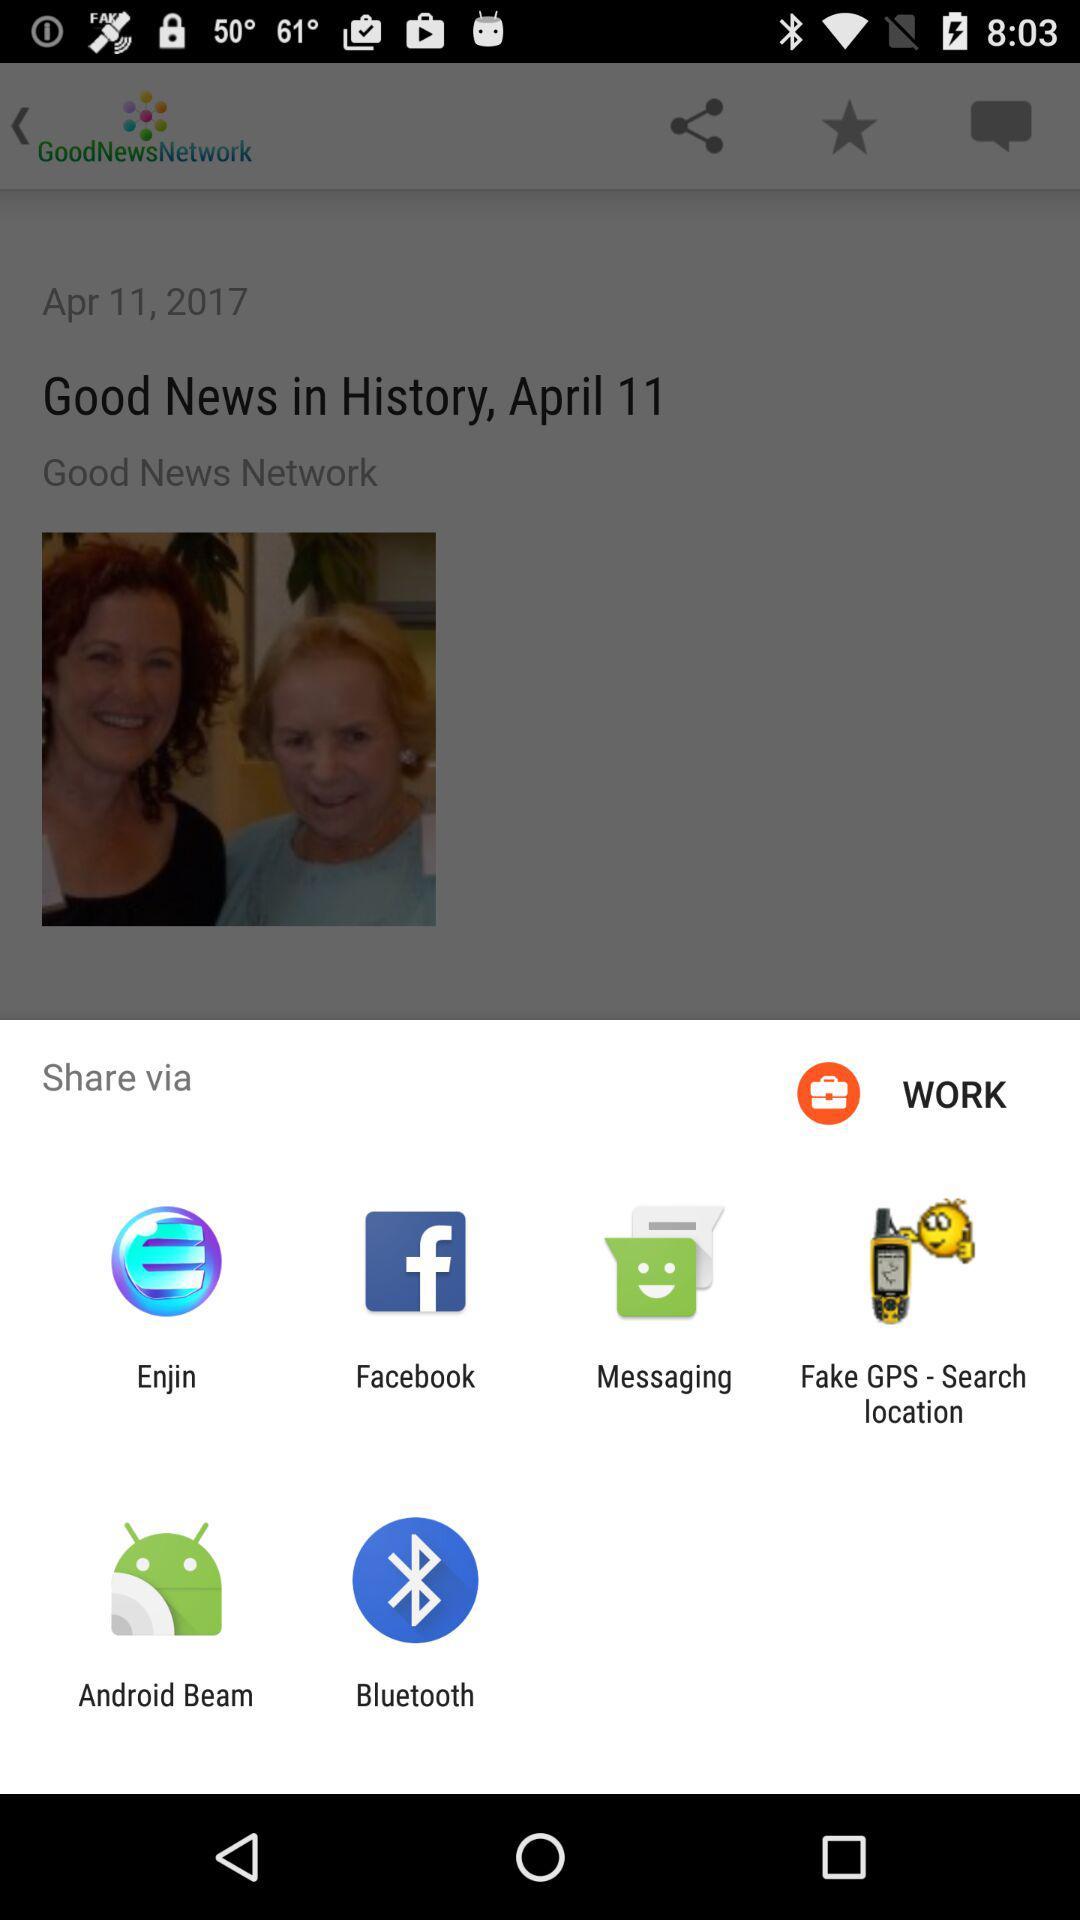  What do you see at coordinates (165, 1392) in the screenshot?
I see `item to the left of facebook item` at bounding box center [165, 1392].